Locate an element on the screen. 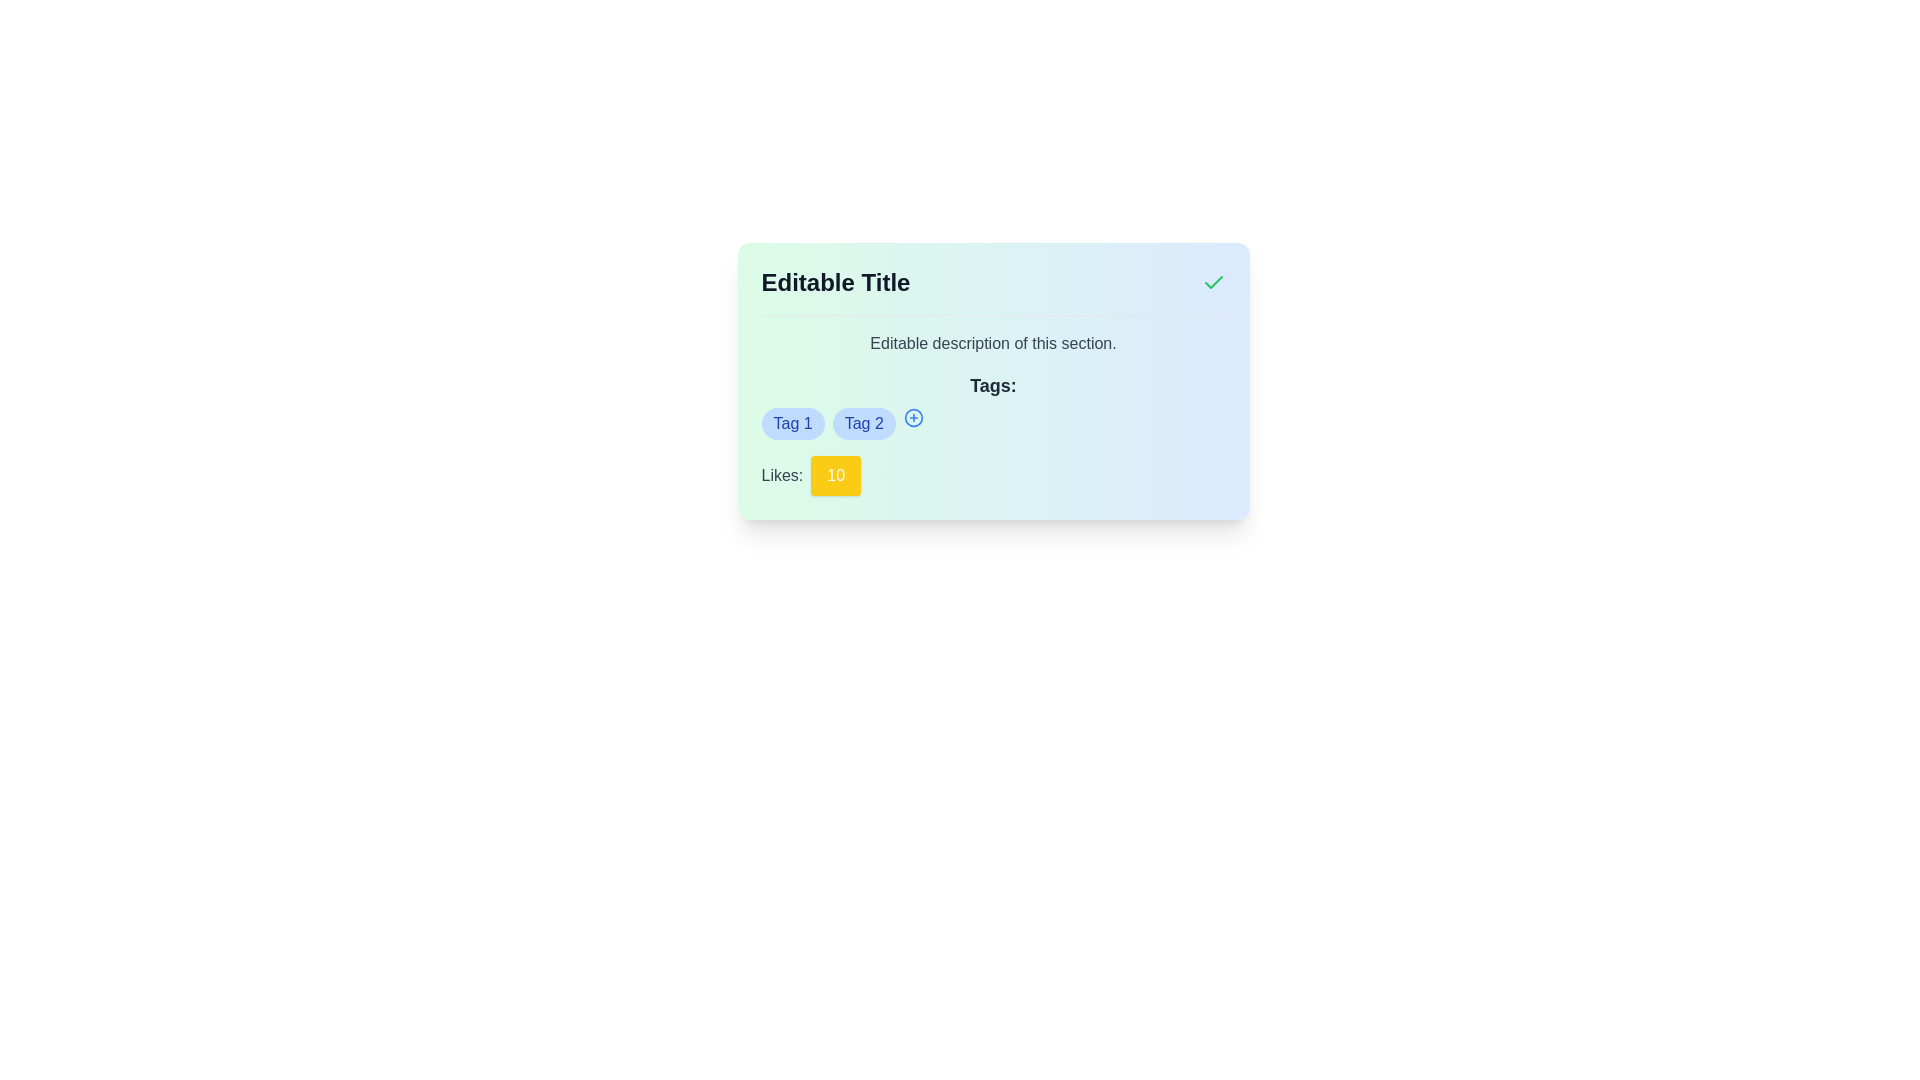 Image resolution: width=1920 pixels, height=1080 pixels. the button located in the 'Tags' section, positioned to the right of the 'Tag 2' label is located at coordinates (912, 416).